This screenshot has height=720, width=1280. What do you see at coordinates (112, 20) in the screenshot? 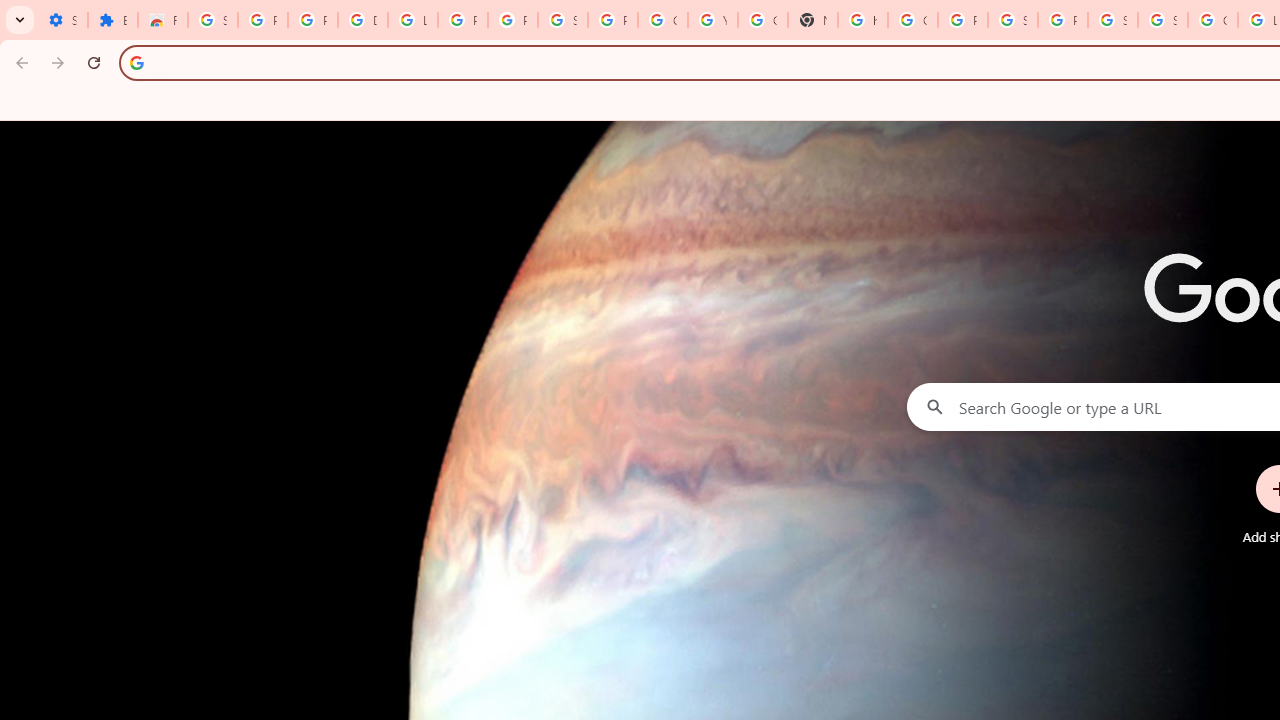
I see `'Extensions'` at bounding box center [112, 20].